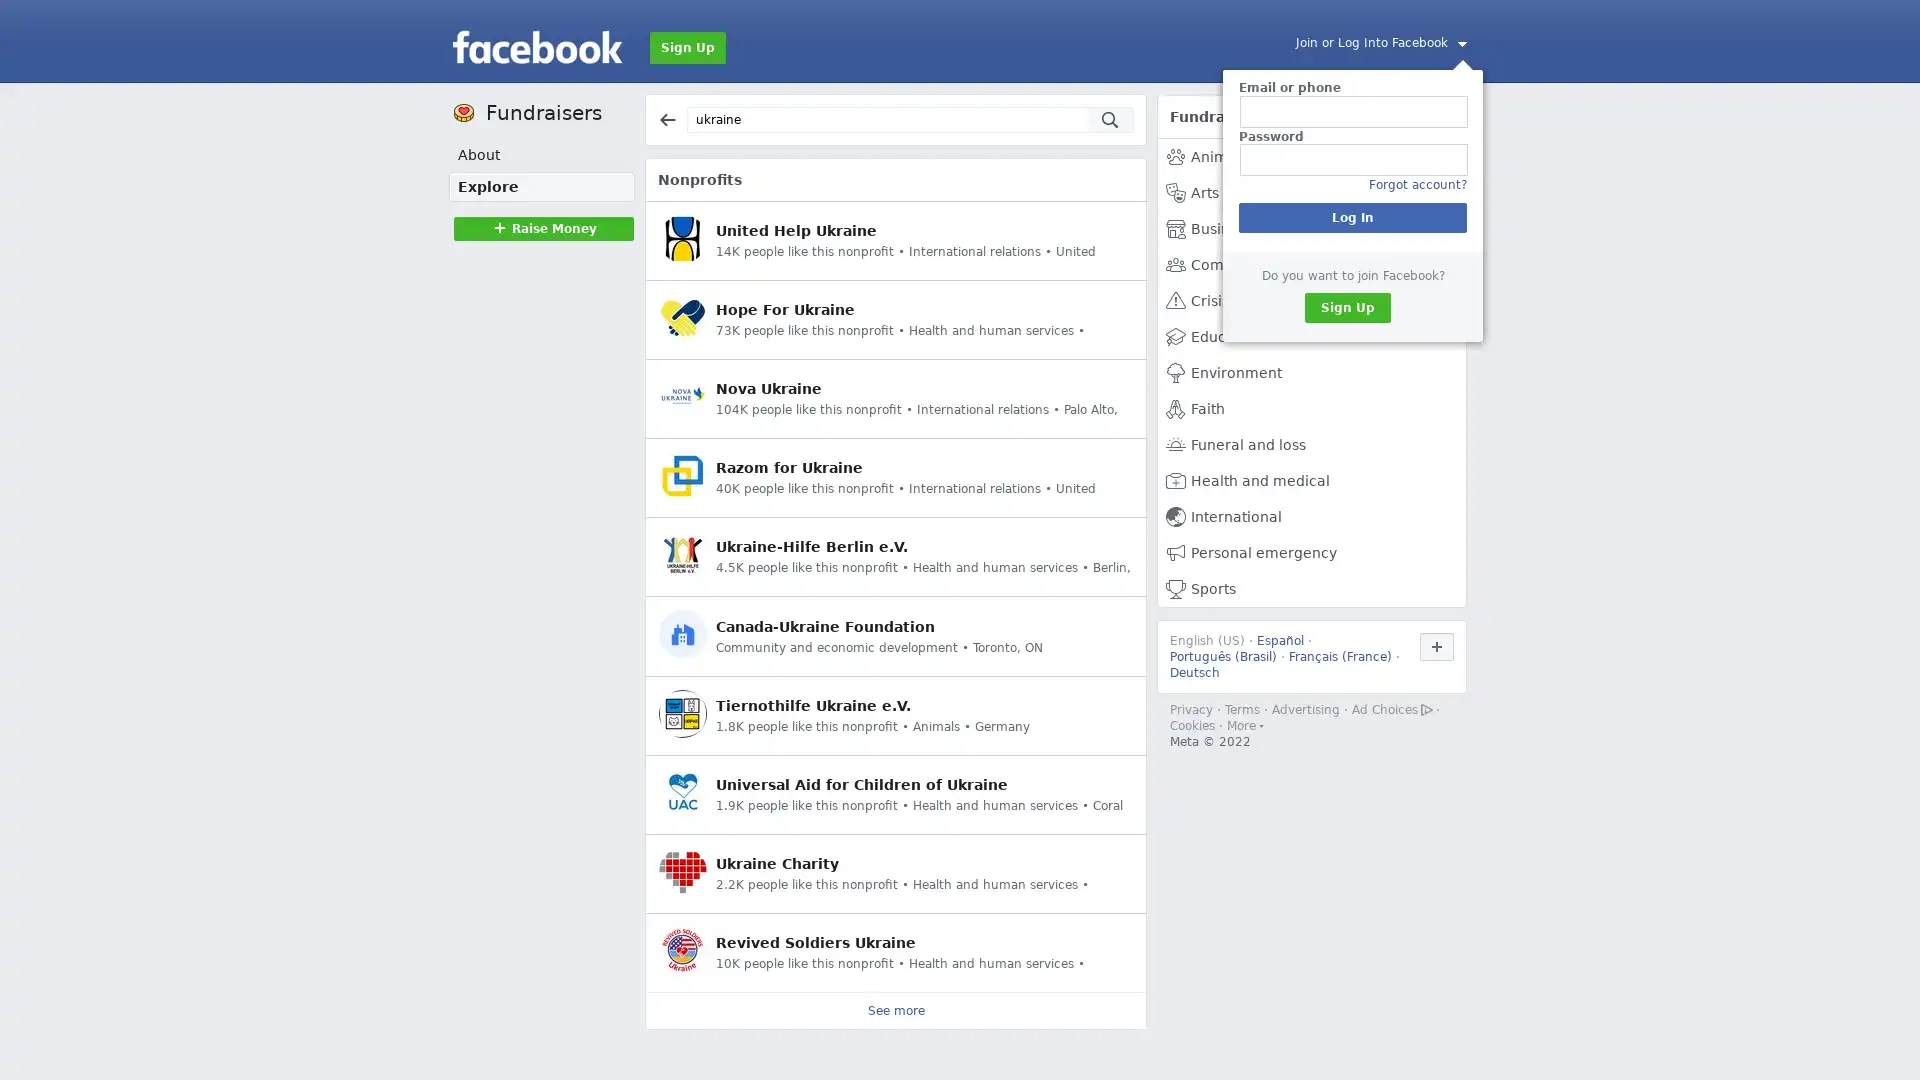 The height and width of the screenshot is (1080, 1920). What do you see at coordinates (1280, 640) in the screenshot?
I see `Espanol` at bounding box center [1280, 640].